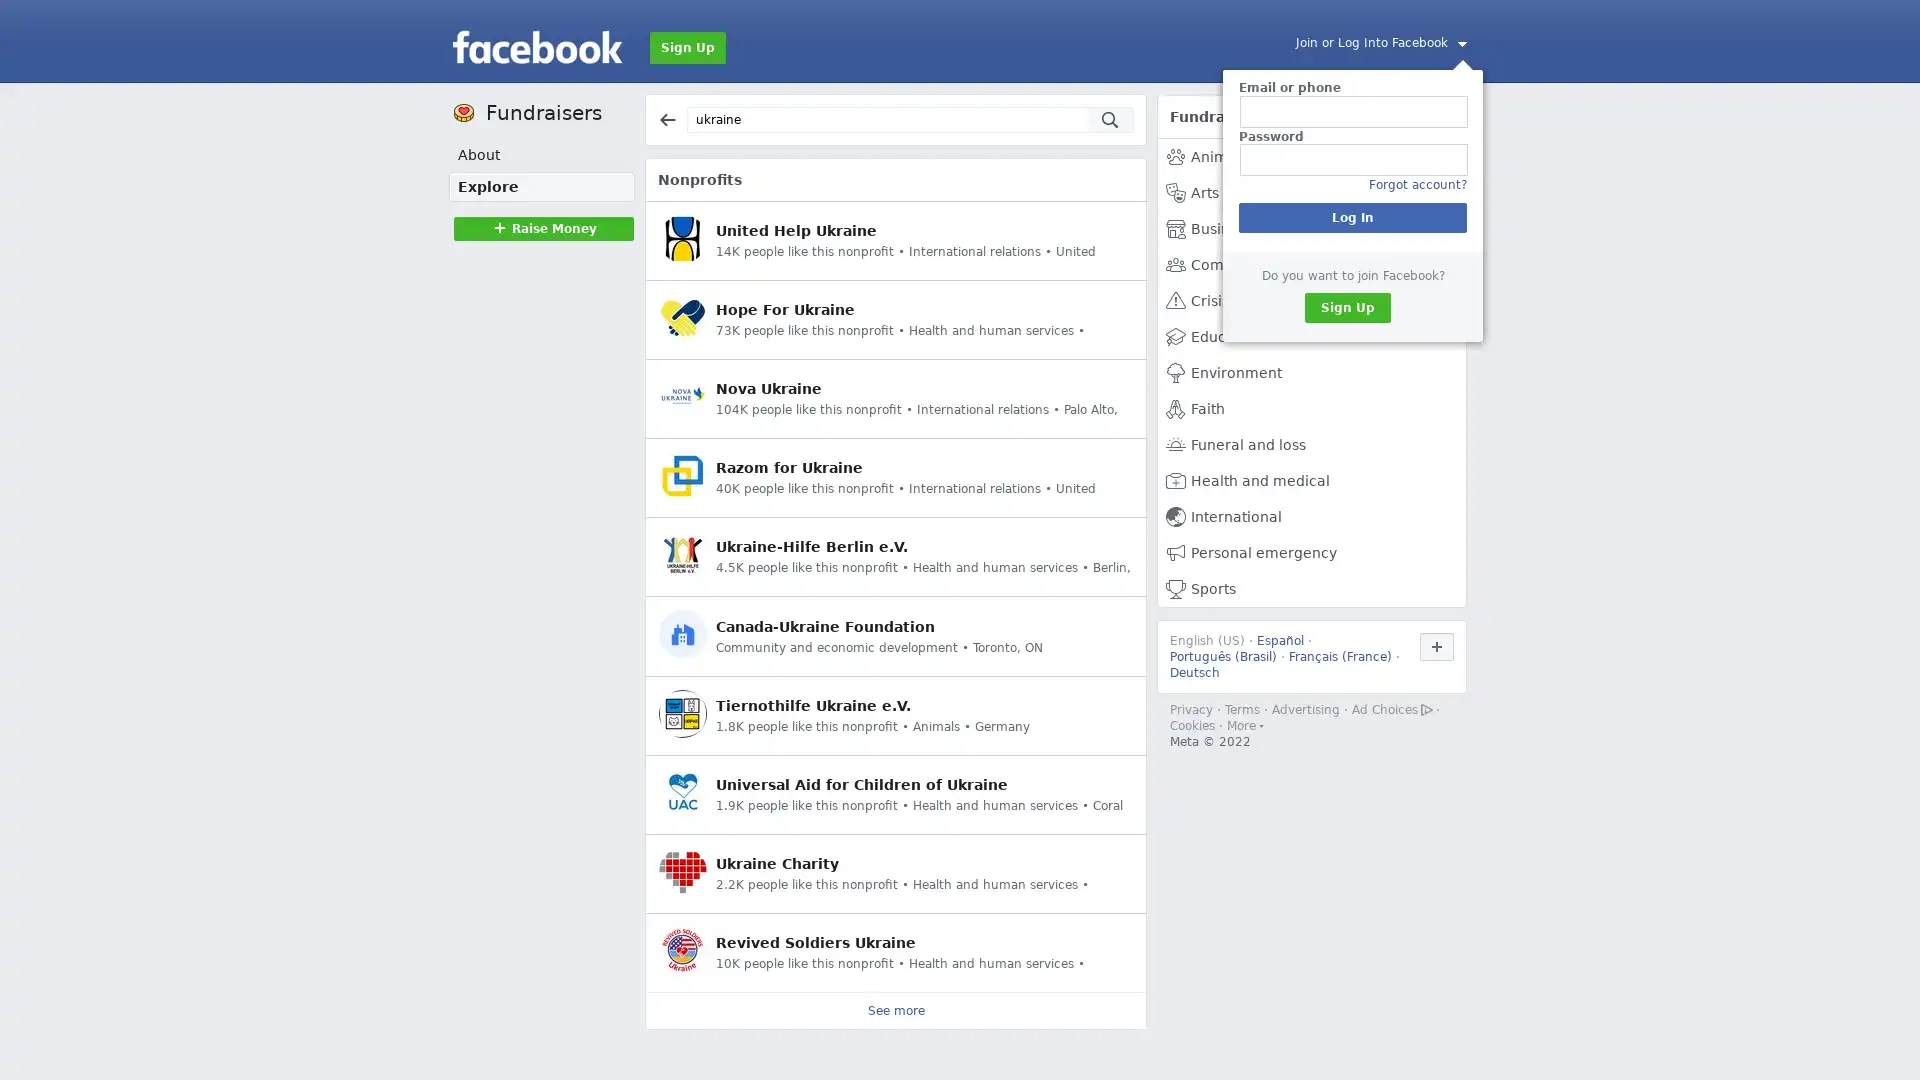 The height and width of the screenshot is (1080, 1920). What do you see at coordinates (1280, 640) in the screenshot?
I see `Espanol` at bounding box center [1280, 640].